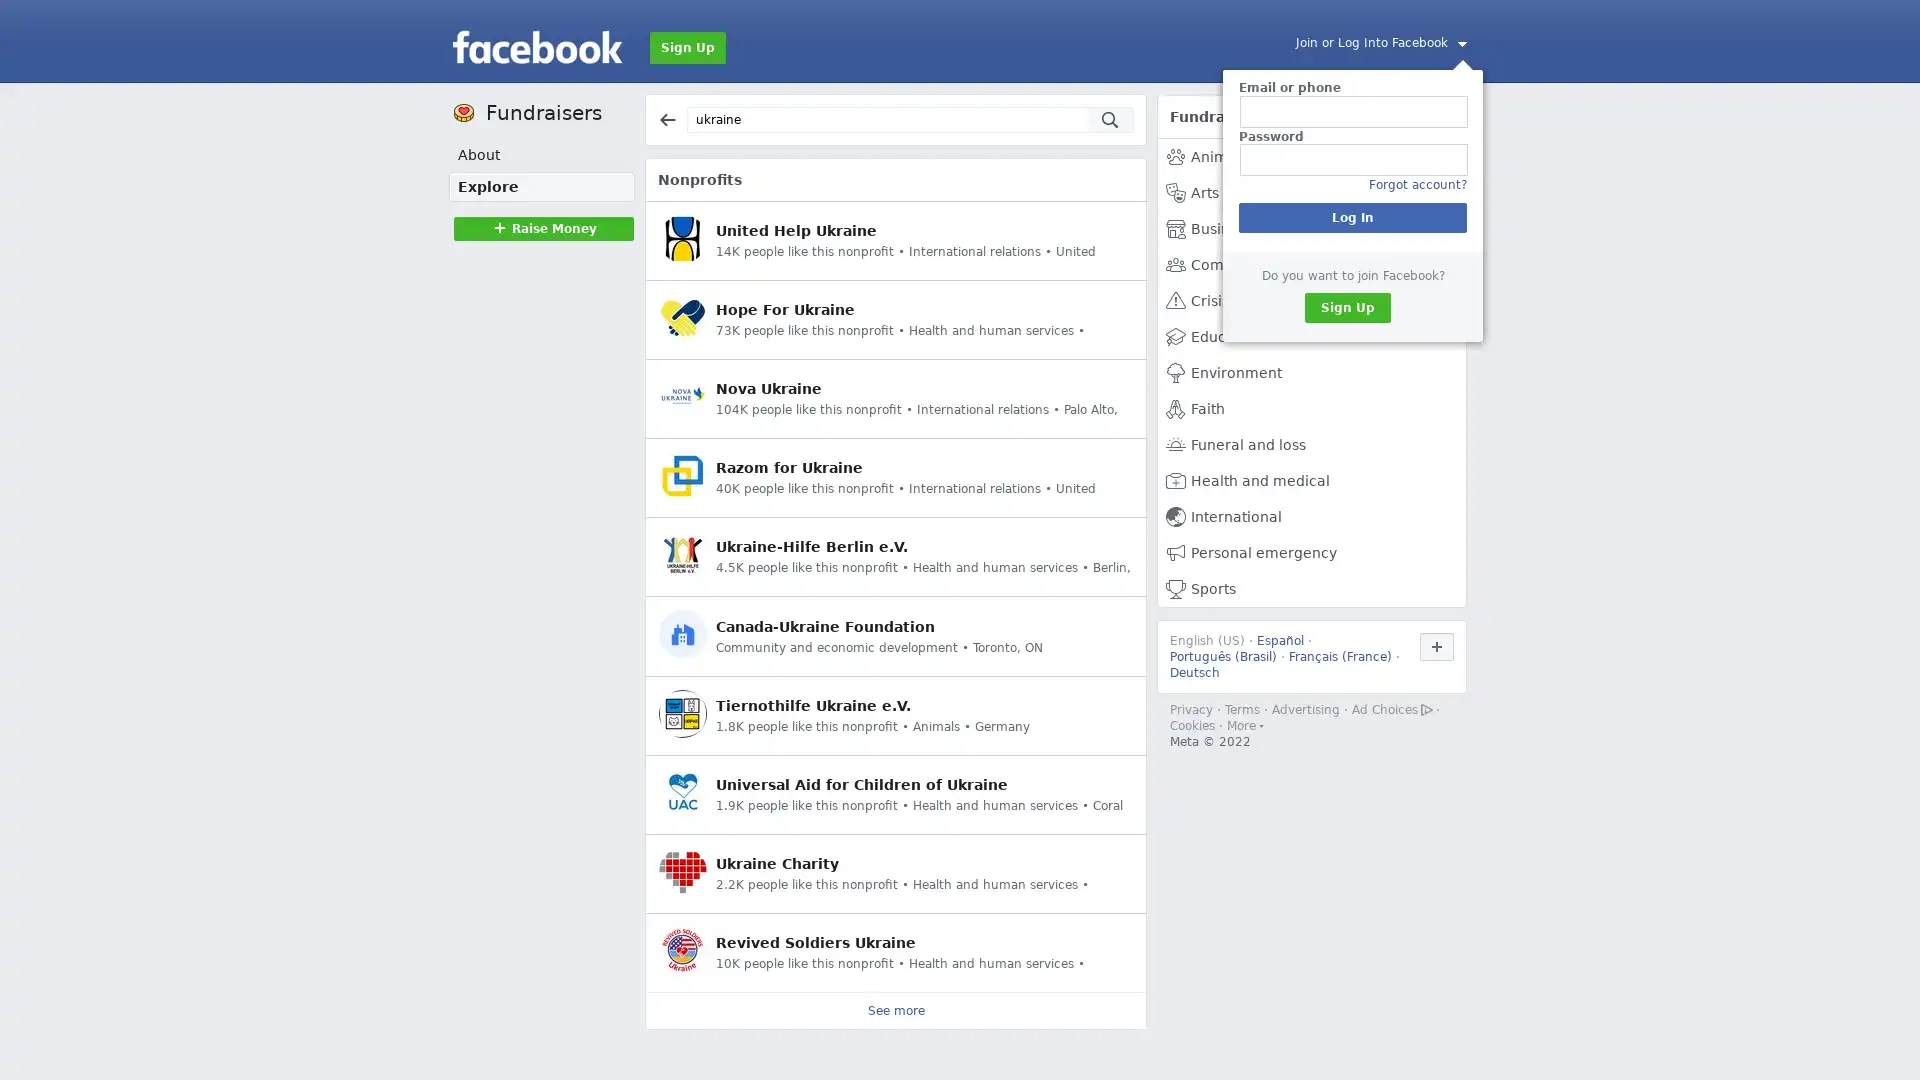 The height and width of the screenshot is (1080, 1920). What do you see at coordinates (1280, 640) in the screenshot?
I see `Espanol` at bounding box center [1280, 640].